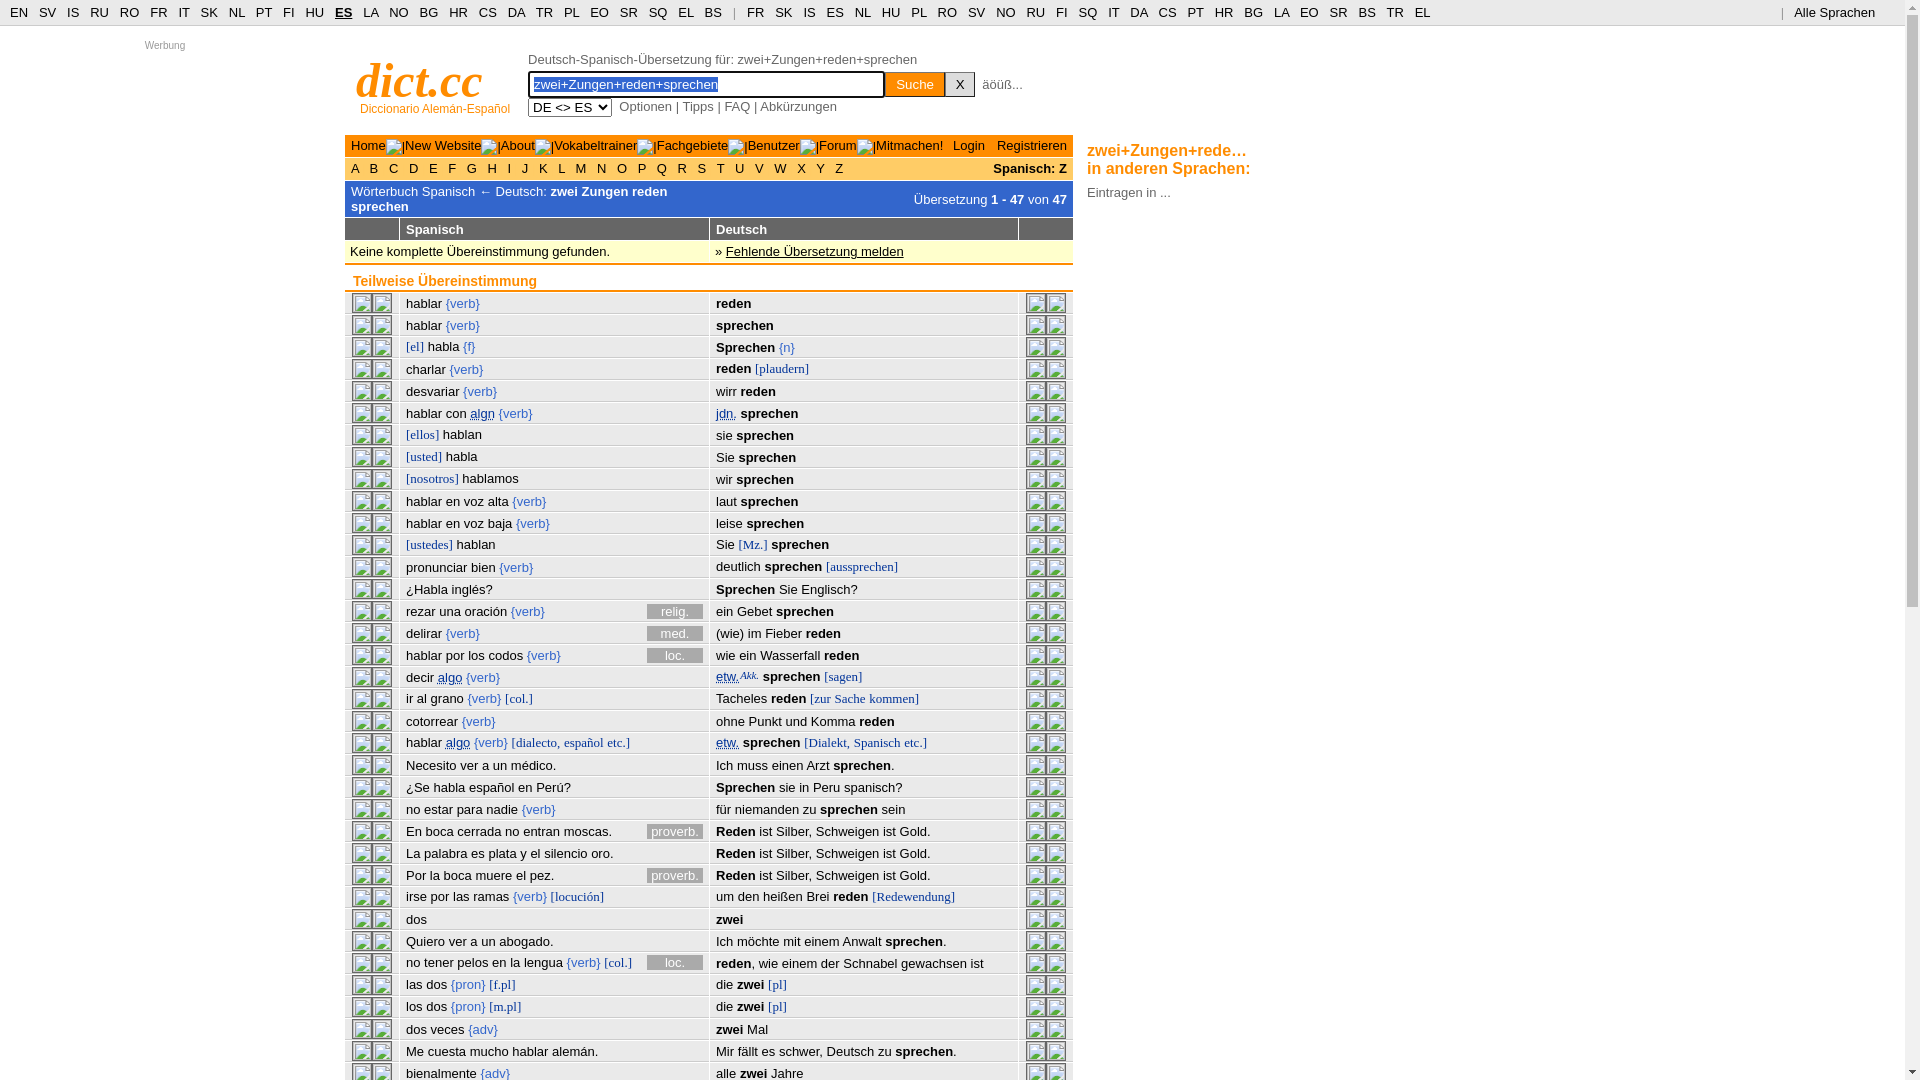 The height and width of the screenshot is (1080, 1920). Describe the element at coordinates (448, 786) in the screenshot. I see `'habla'` at that location.